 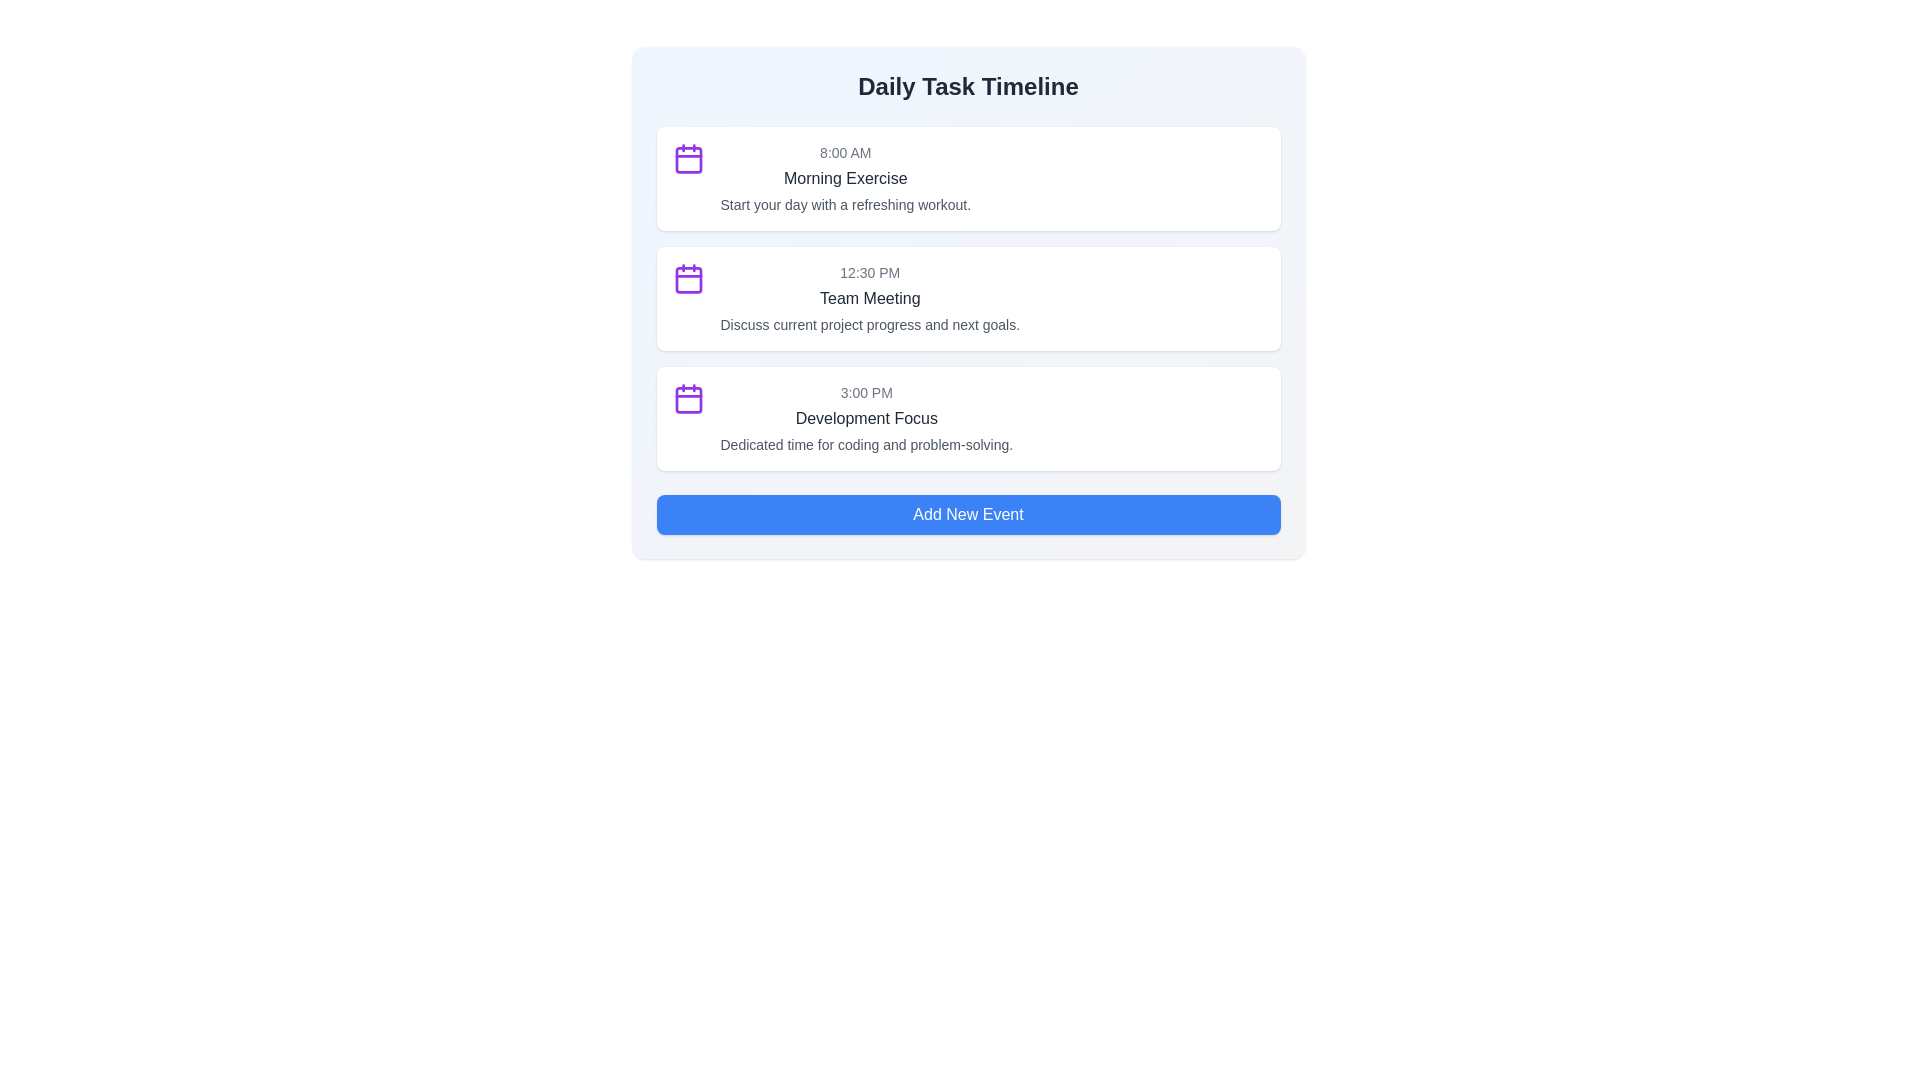 What do you see at coordinates (866, 418) in the screenshot?
I see `text label stating 'Development Focus', which is centrally aligned within the timeline entry, positioned between '3:00 PM' above it and the description below it` at bounding box center [866, 418].